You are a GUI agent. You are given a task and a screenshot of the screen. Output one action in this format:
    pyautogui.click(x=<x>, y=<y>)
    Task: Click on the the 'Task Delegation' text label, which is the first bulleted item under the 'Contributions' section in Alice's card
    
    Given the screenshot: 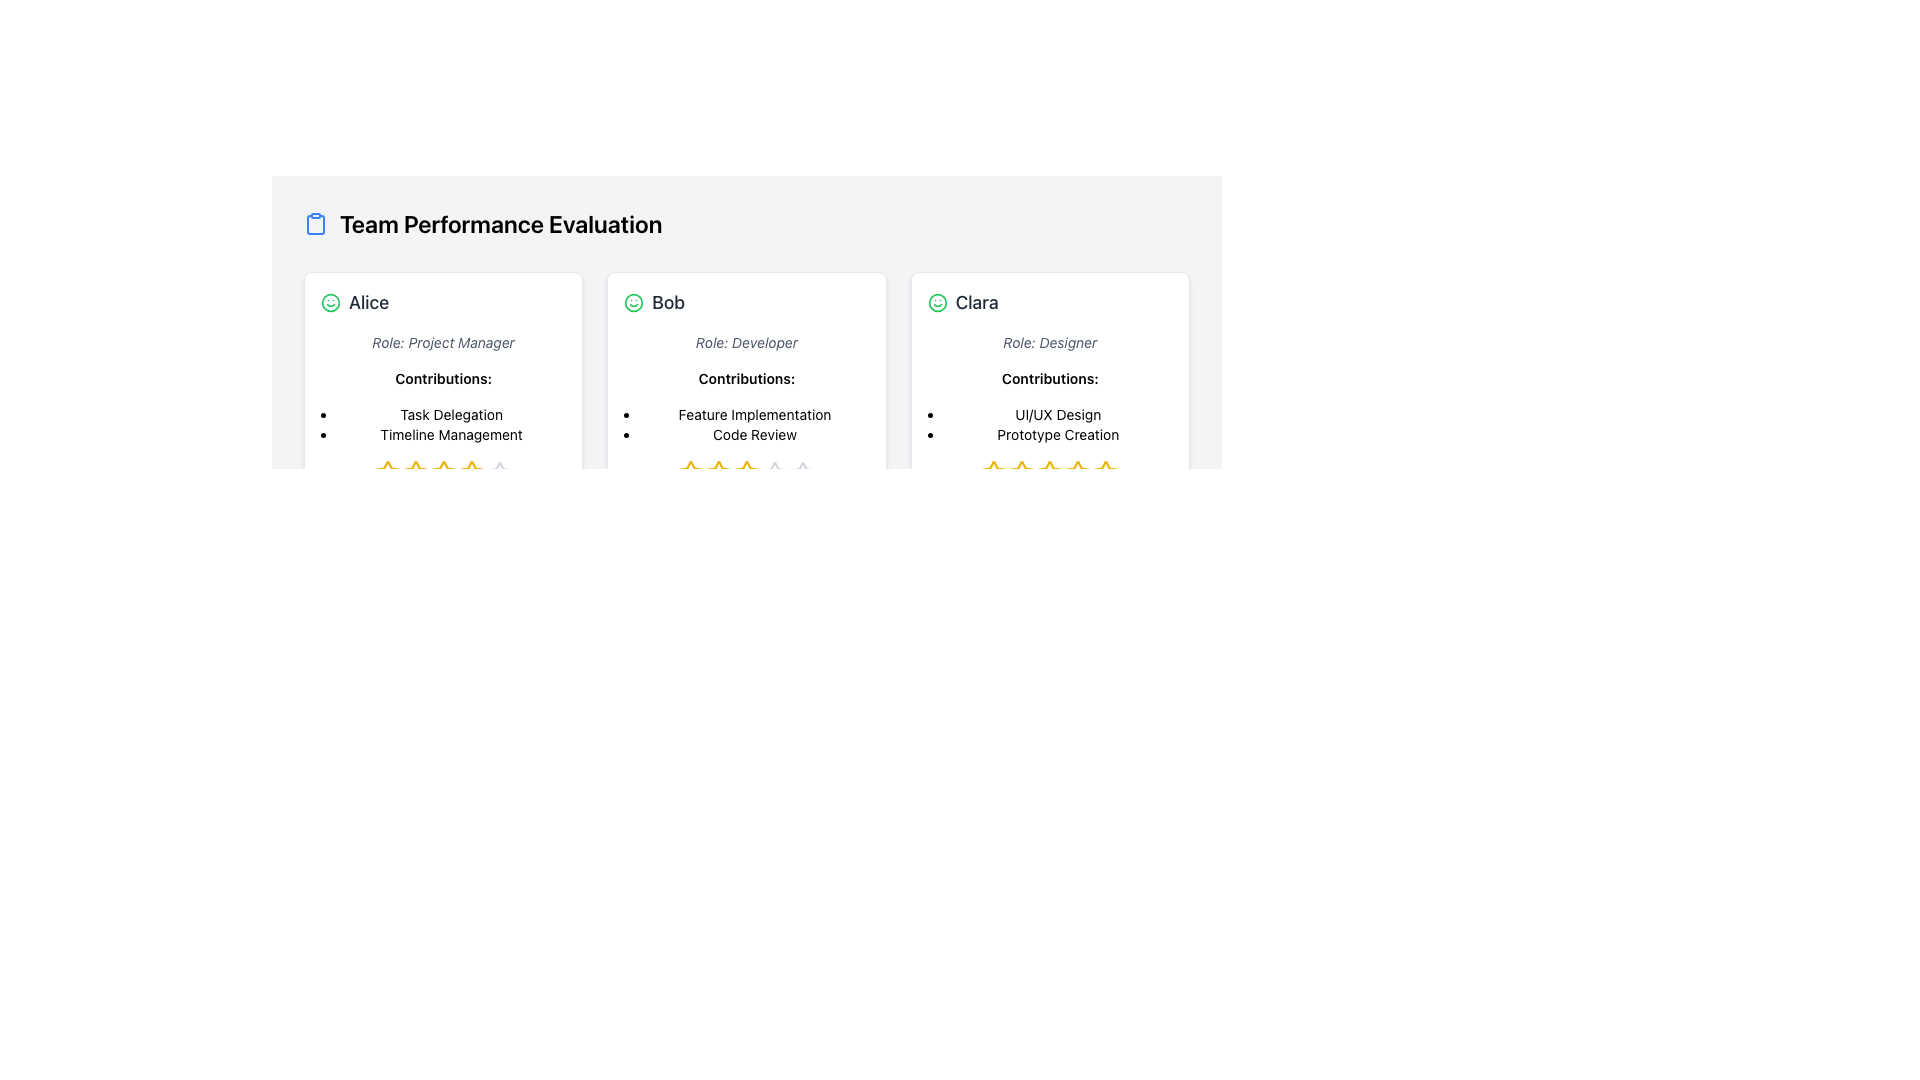 What is the action you would take?
    pyautogui.click(x=450, y=414)
    